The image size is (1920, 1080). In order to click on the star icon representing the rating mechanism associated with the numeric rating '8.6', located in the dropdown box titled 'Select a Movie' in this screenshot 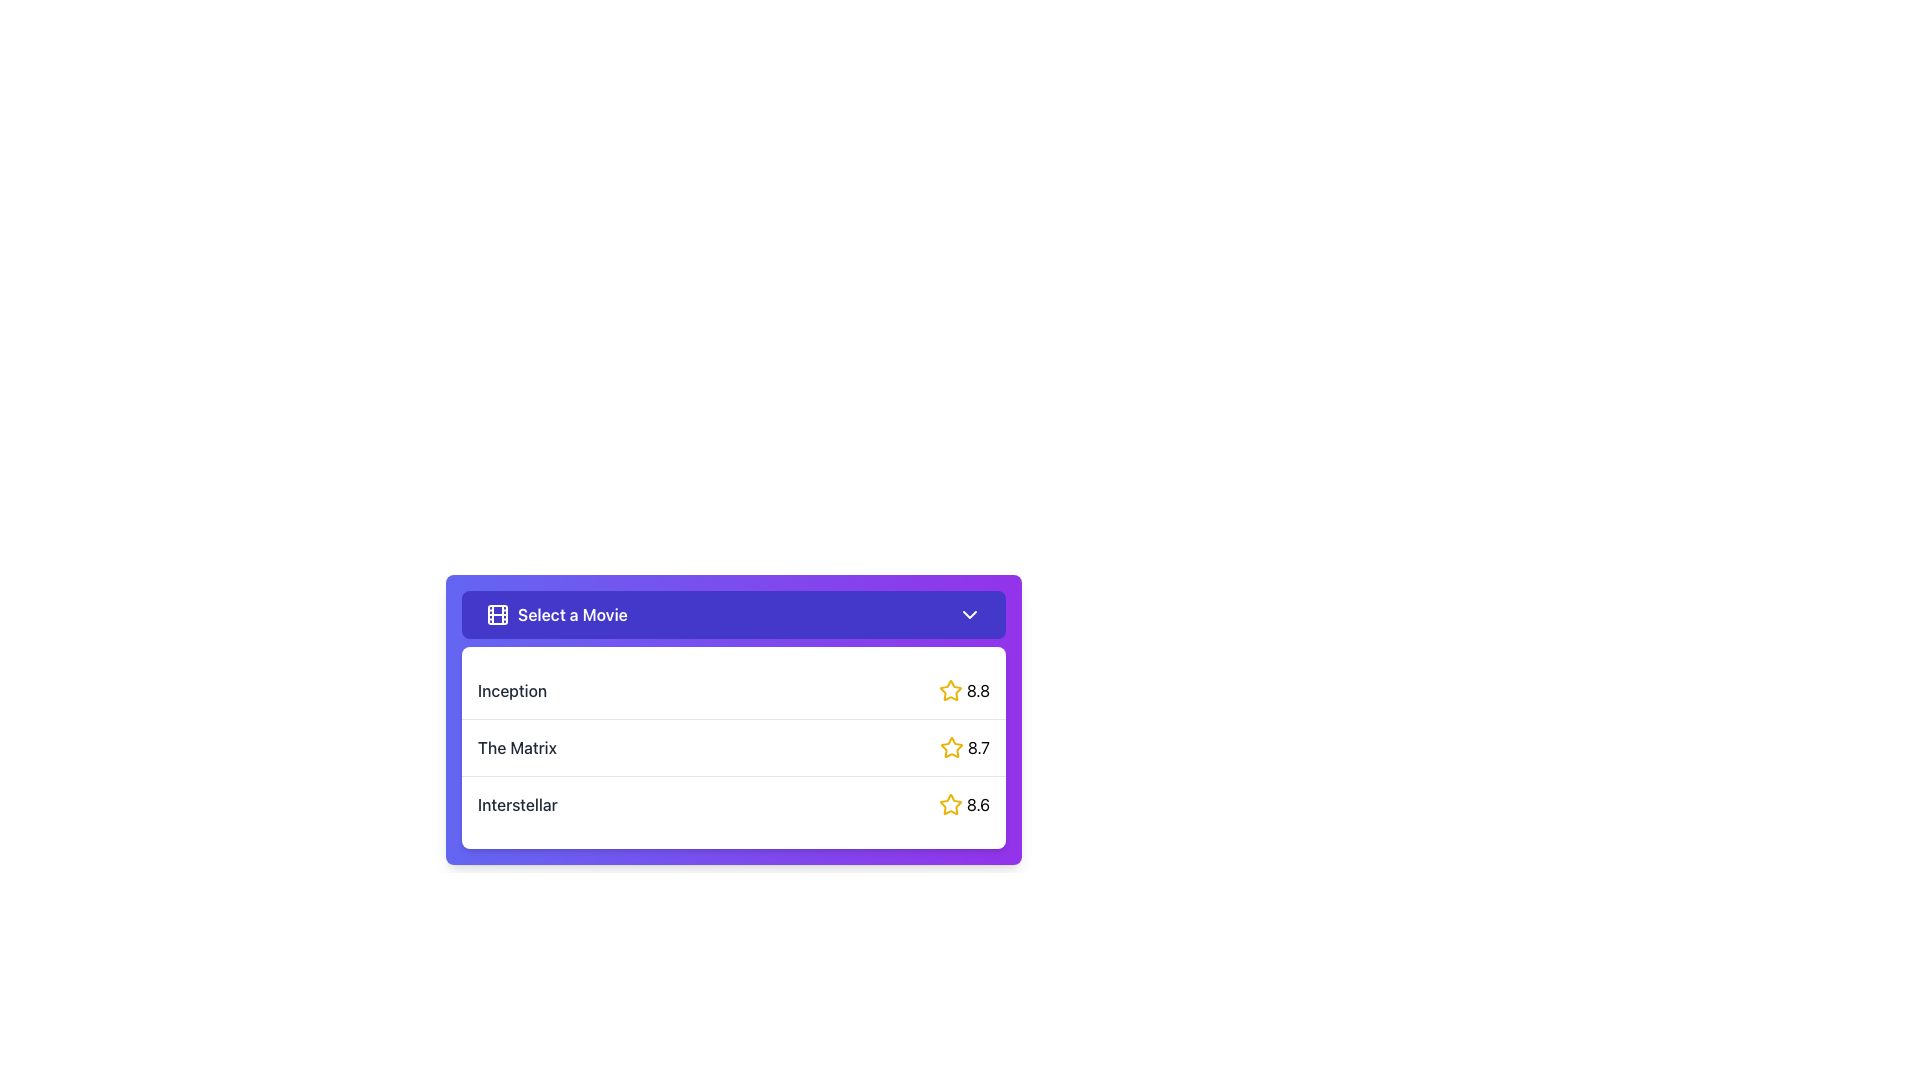, I will do `click(949, 803)`.